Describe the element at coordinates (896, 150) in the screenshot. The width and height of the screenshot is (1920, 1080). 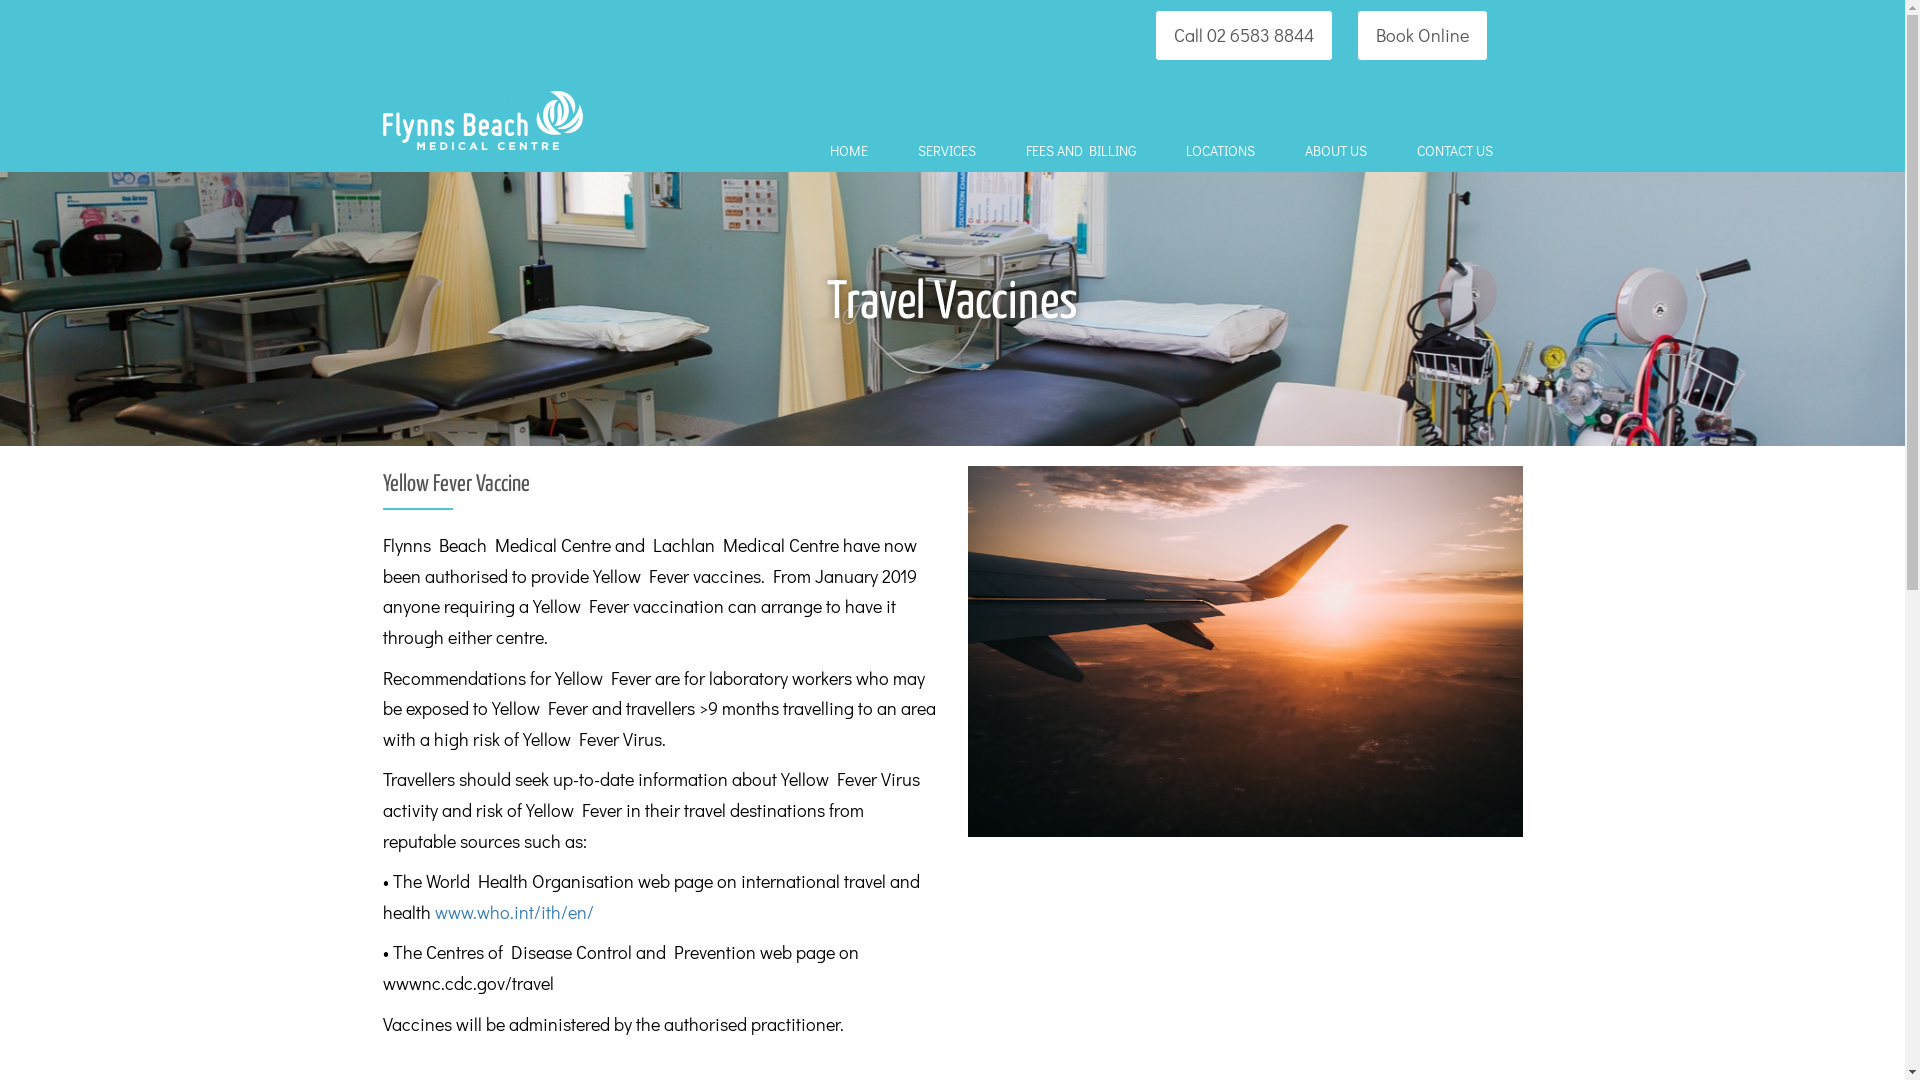
I see `'SERVICES'` at that location.